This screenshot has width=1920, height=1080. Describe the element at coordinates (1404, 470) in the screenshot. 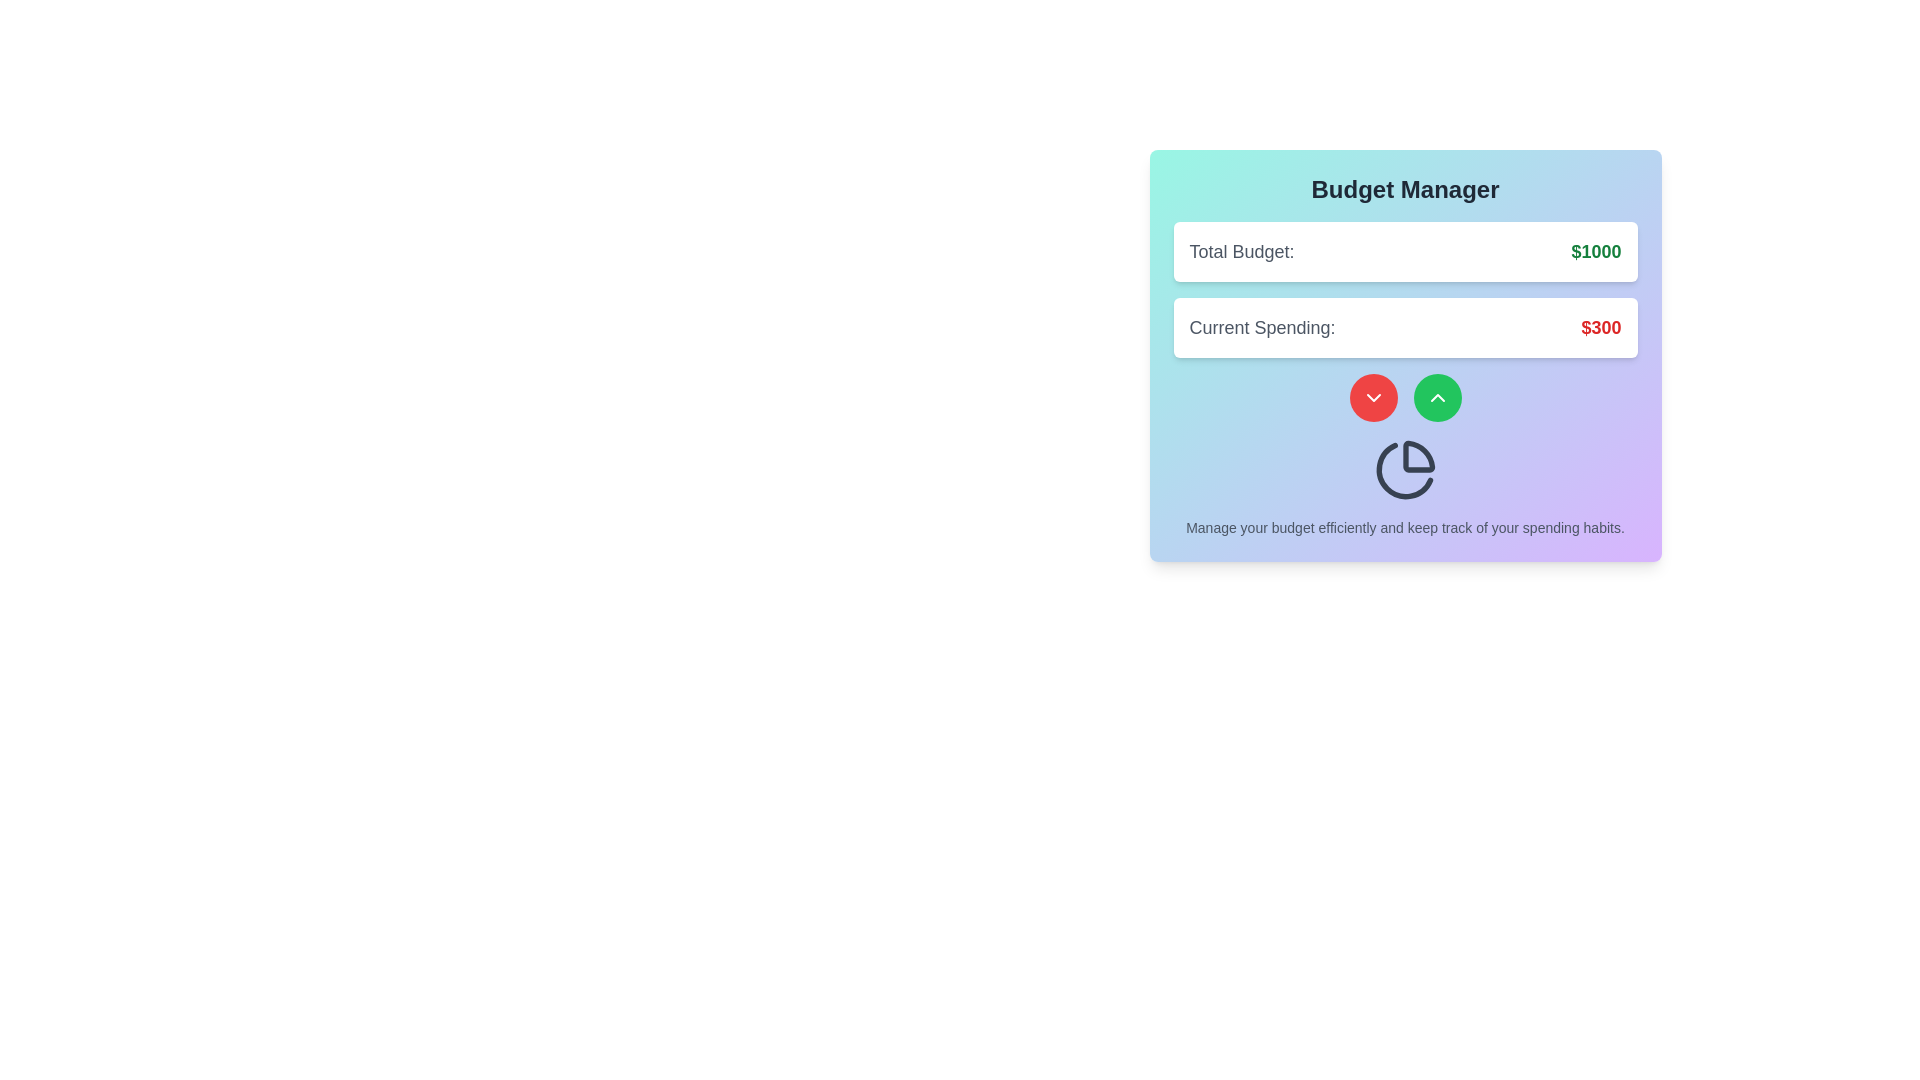

I see `the circular pie chart icon styled in a minimalist design, located near the bottom center of the card under the text 'Current Spending: $300'` at that location.